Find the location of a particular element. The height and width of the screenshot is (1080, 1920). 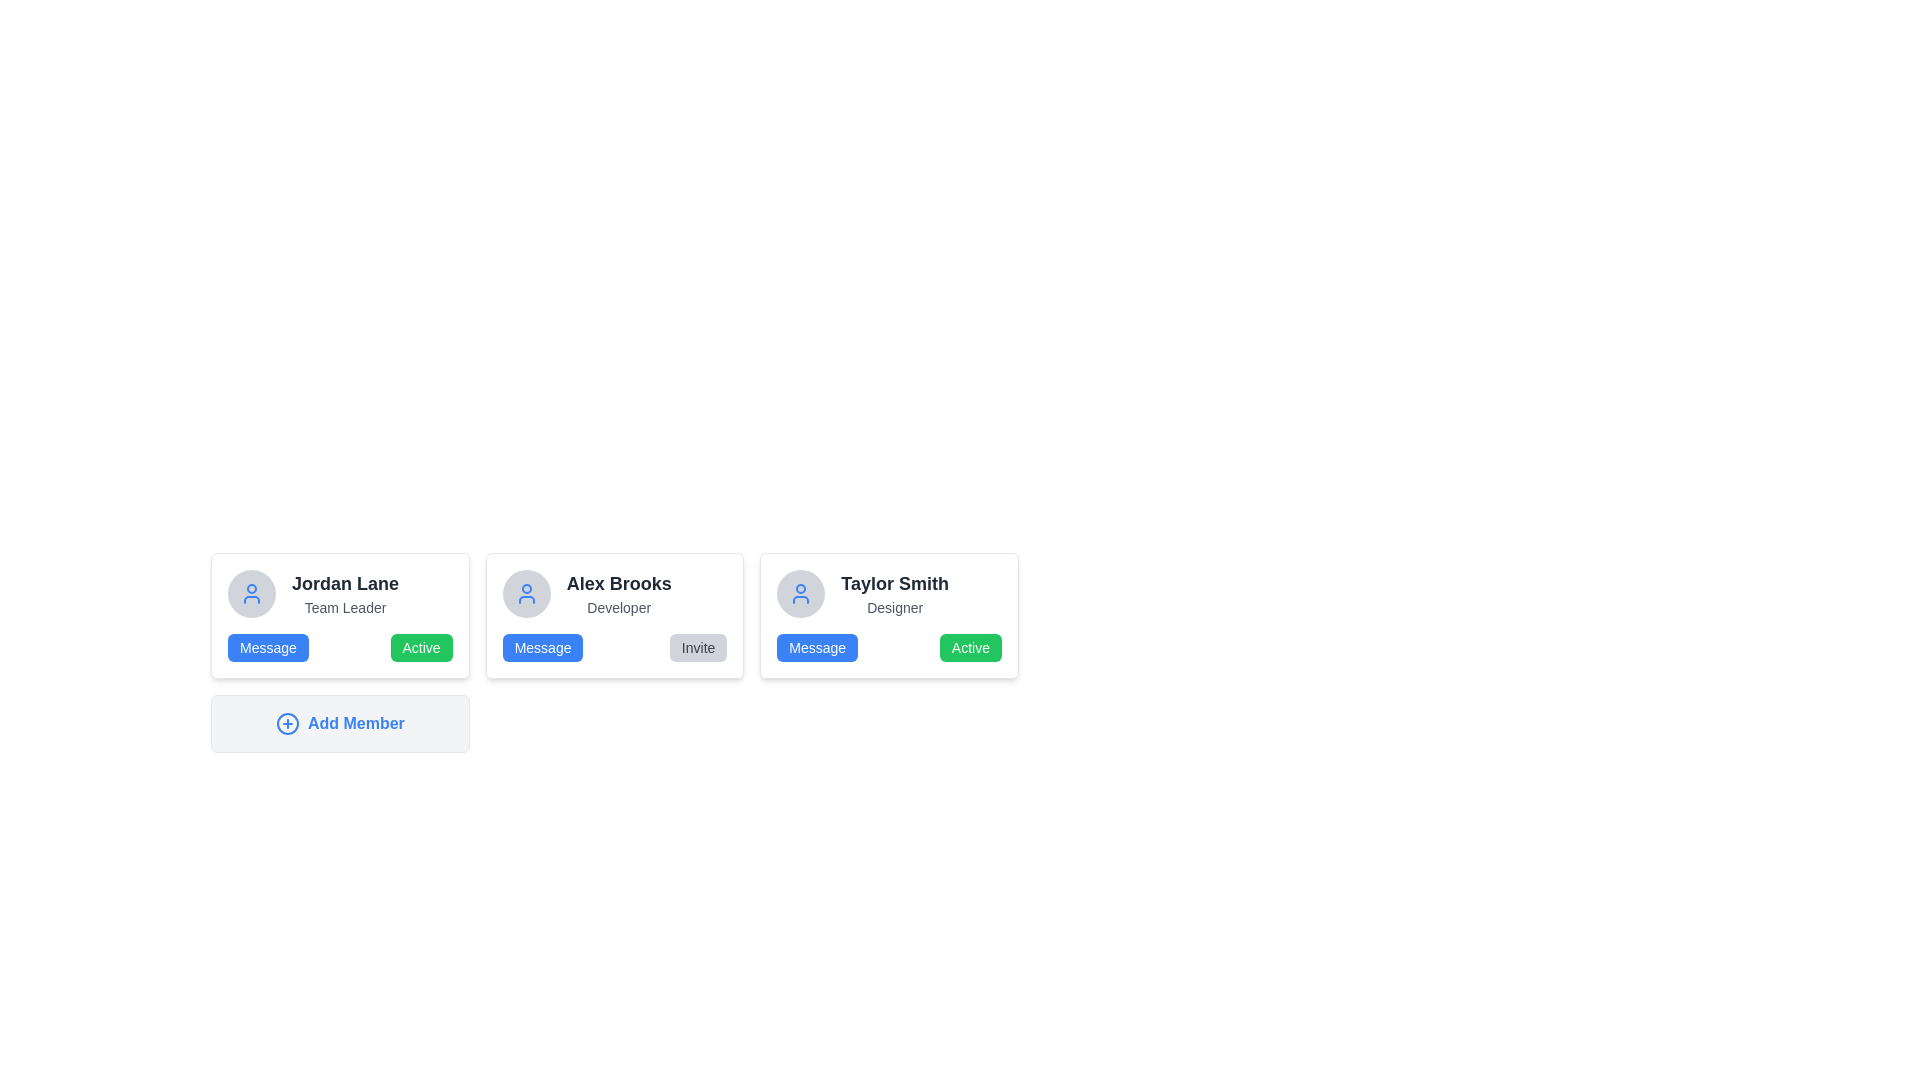

the circular image placeholder with a gray background and blue user silhouette to focus on it is located at coordinates (526, 593).